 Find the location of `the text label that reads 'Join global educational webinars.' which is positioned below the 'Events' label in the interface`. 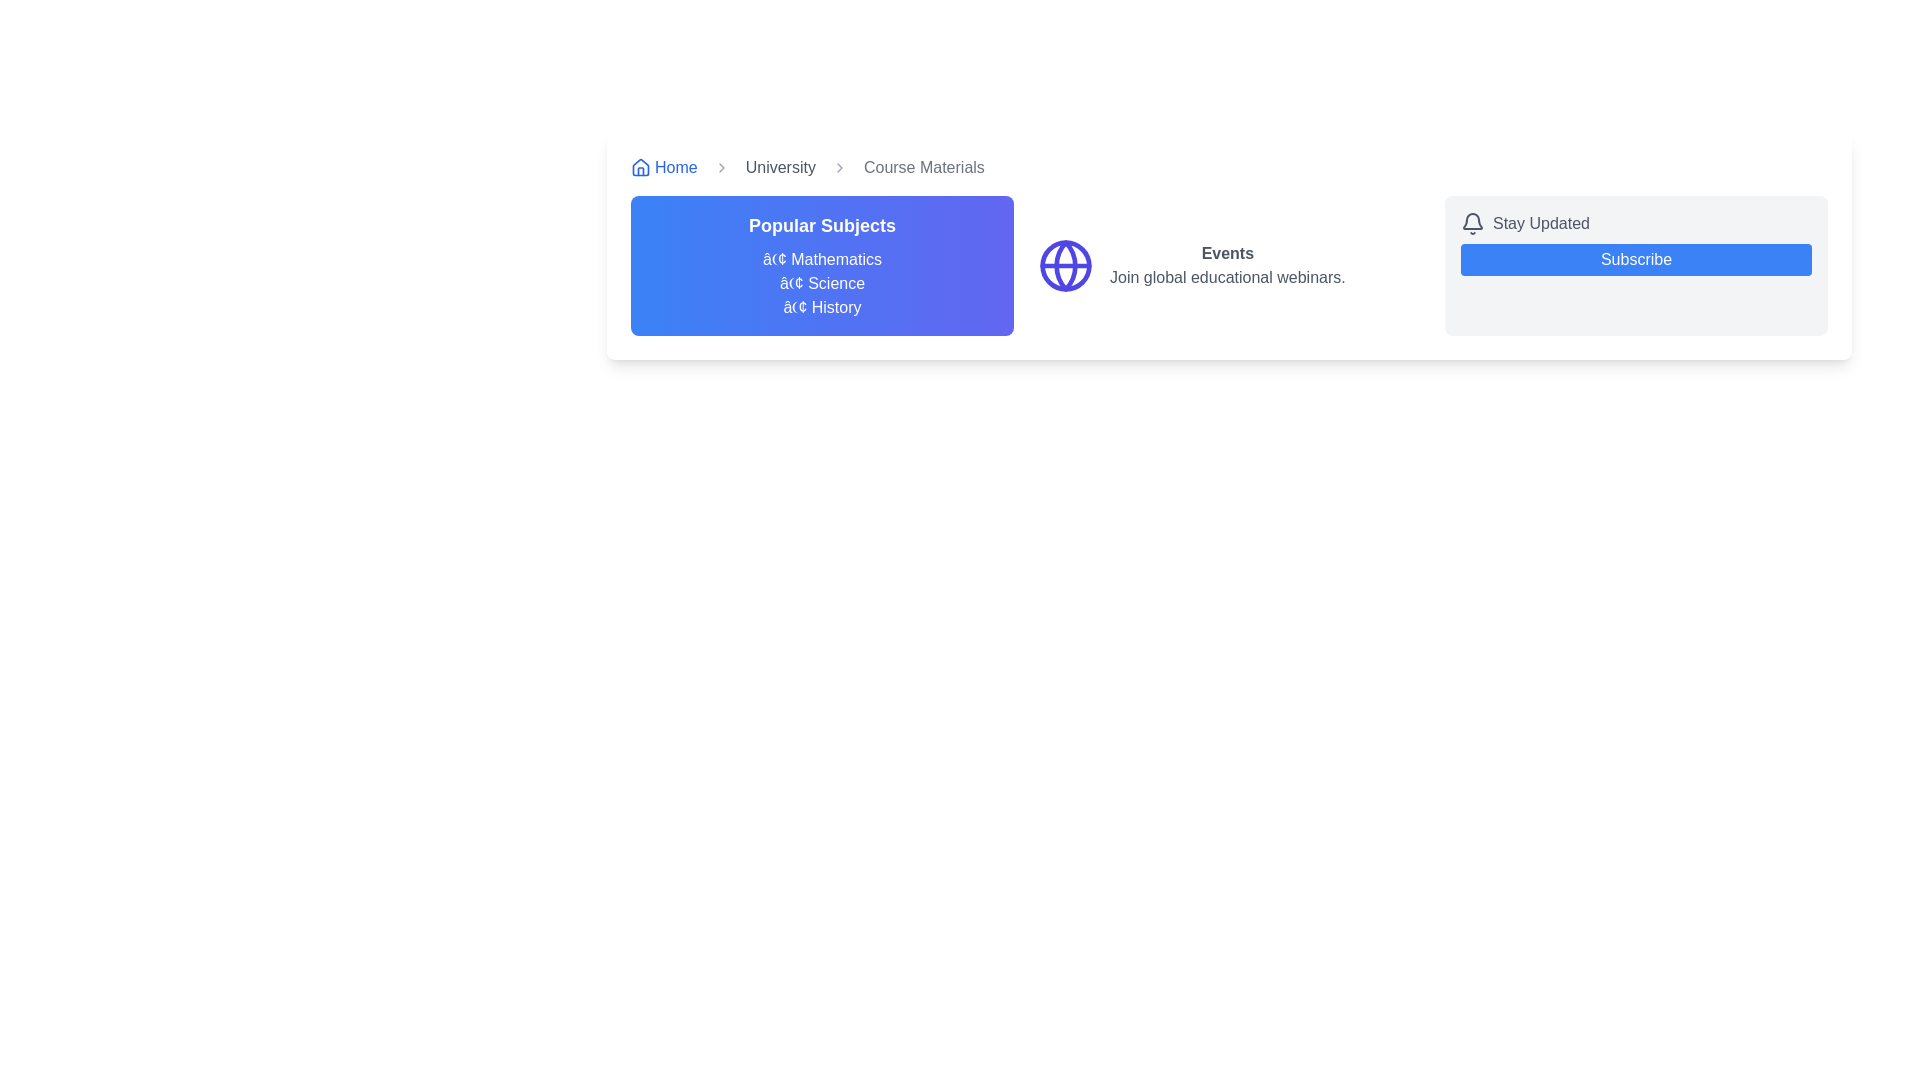

the text label that reads 'Join global educational webinars.' which is positioned below the 'Events' label in the interface is located at coordinates (1226, 277).